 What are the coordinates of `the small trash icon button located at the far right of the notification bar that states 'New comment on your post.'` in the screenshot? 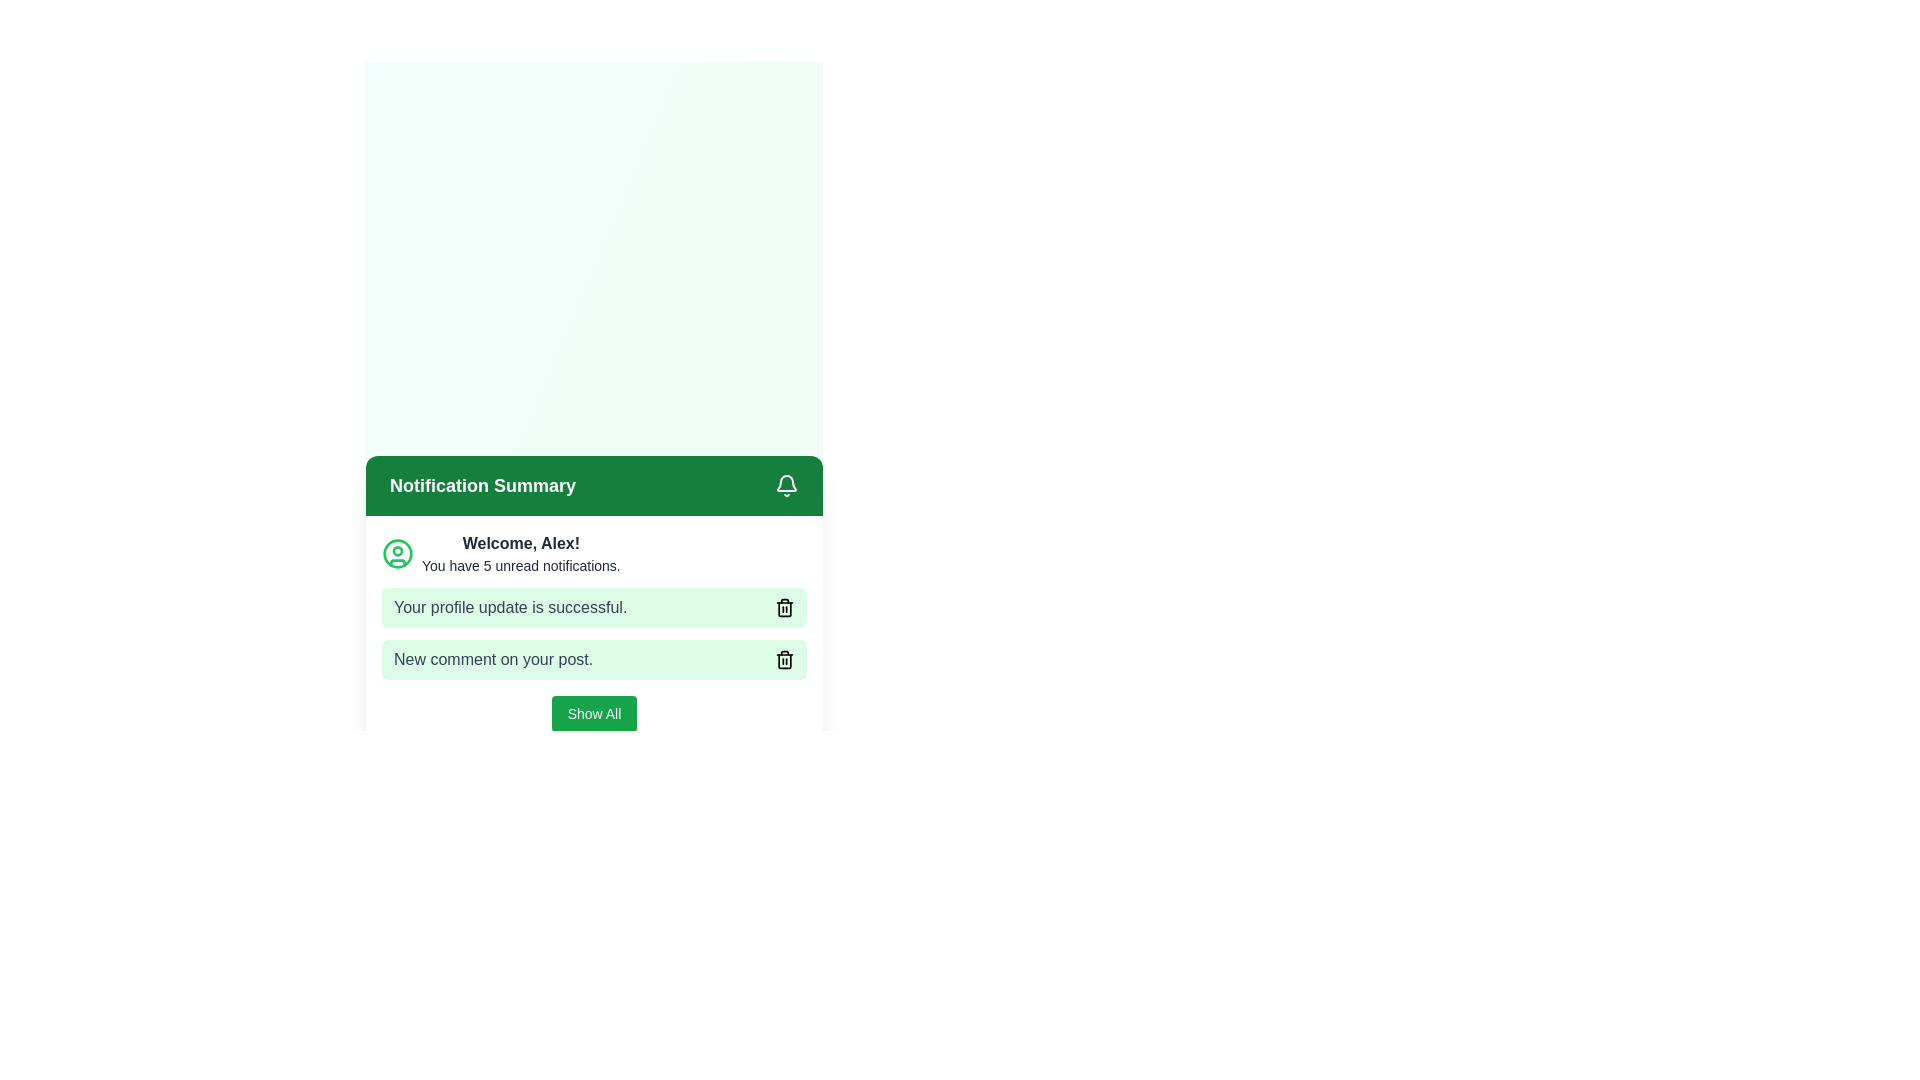 It's located at (784, 659).